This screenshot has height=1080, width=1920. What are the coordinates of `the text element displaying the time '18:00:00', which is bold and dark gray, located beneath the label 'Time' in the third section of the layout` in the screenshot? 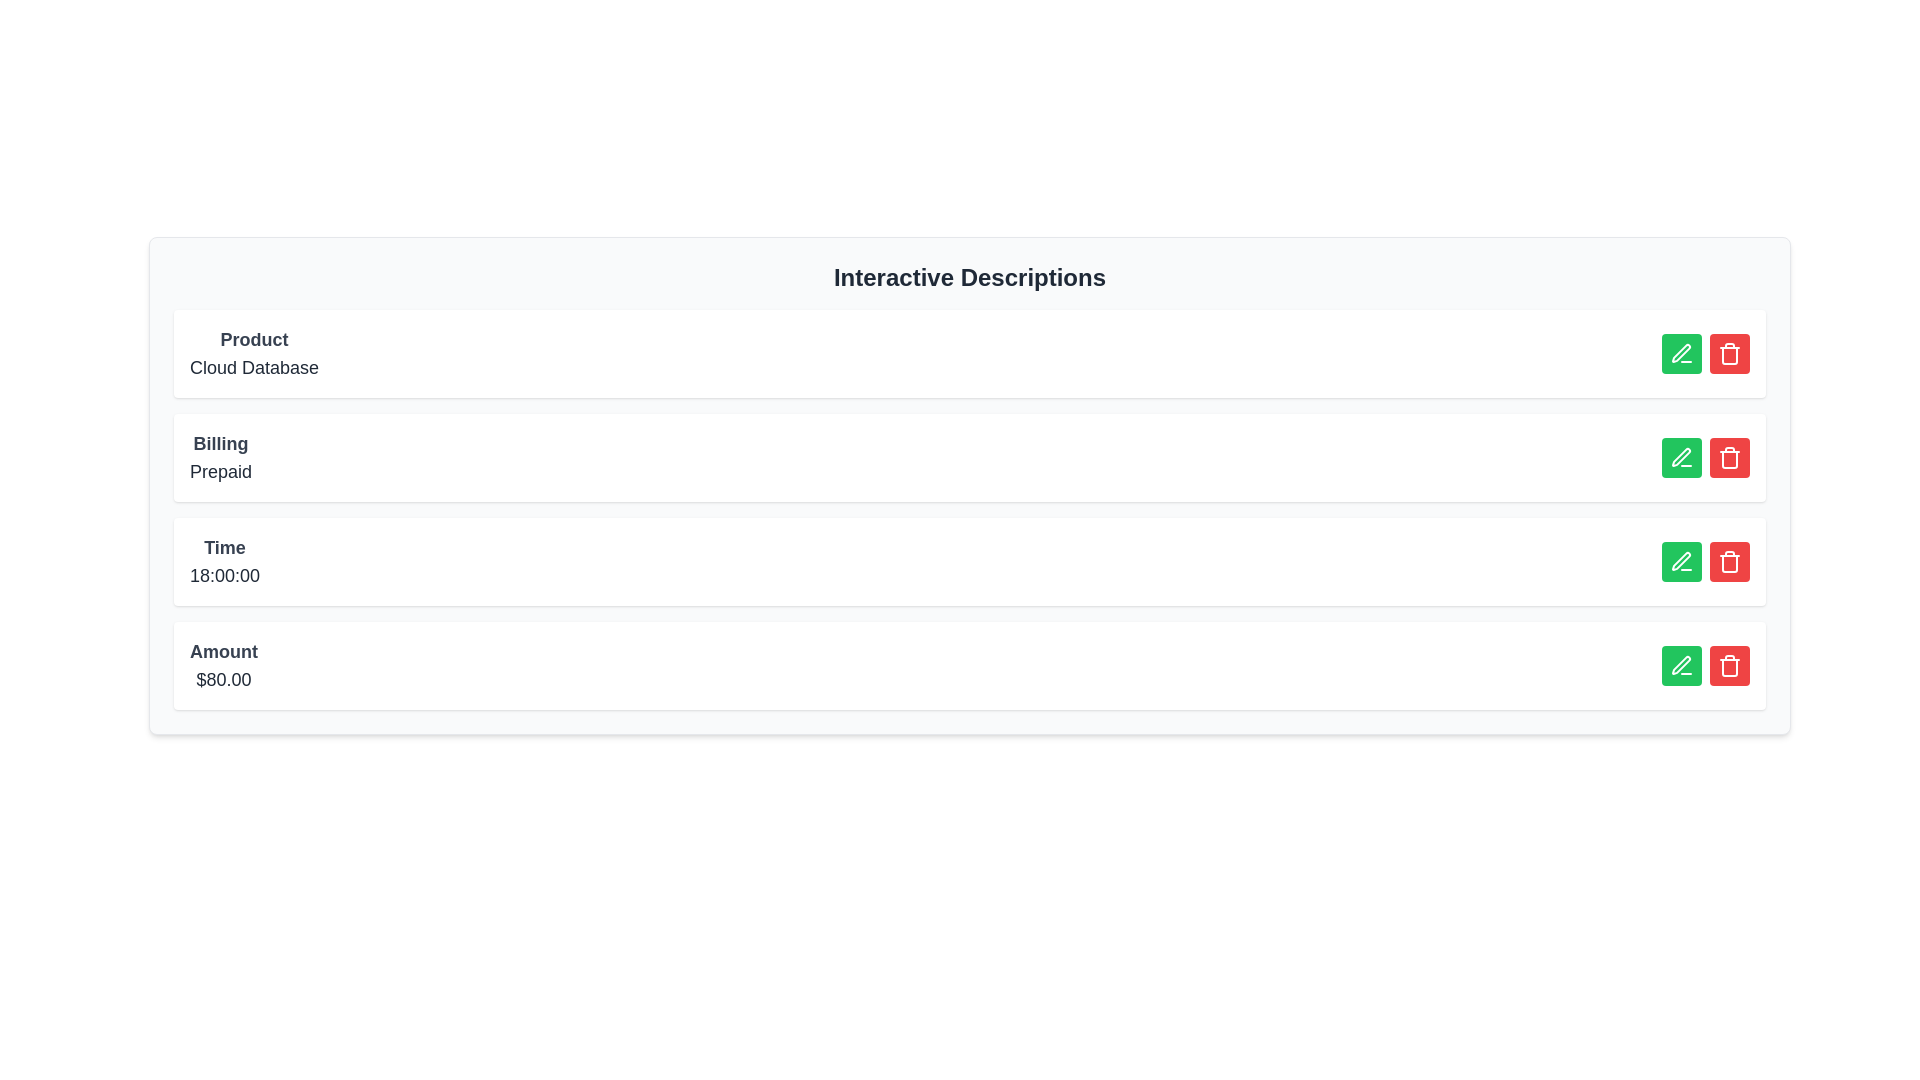 It's located at (225, 575).